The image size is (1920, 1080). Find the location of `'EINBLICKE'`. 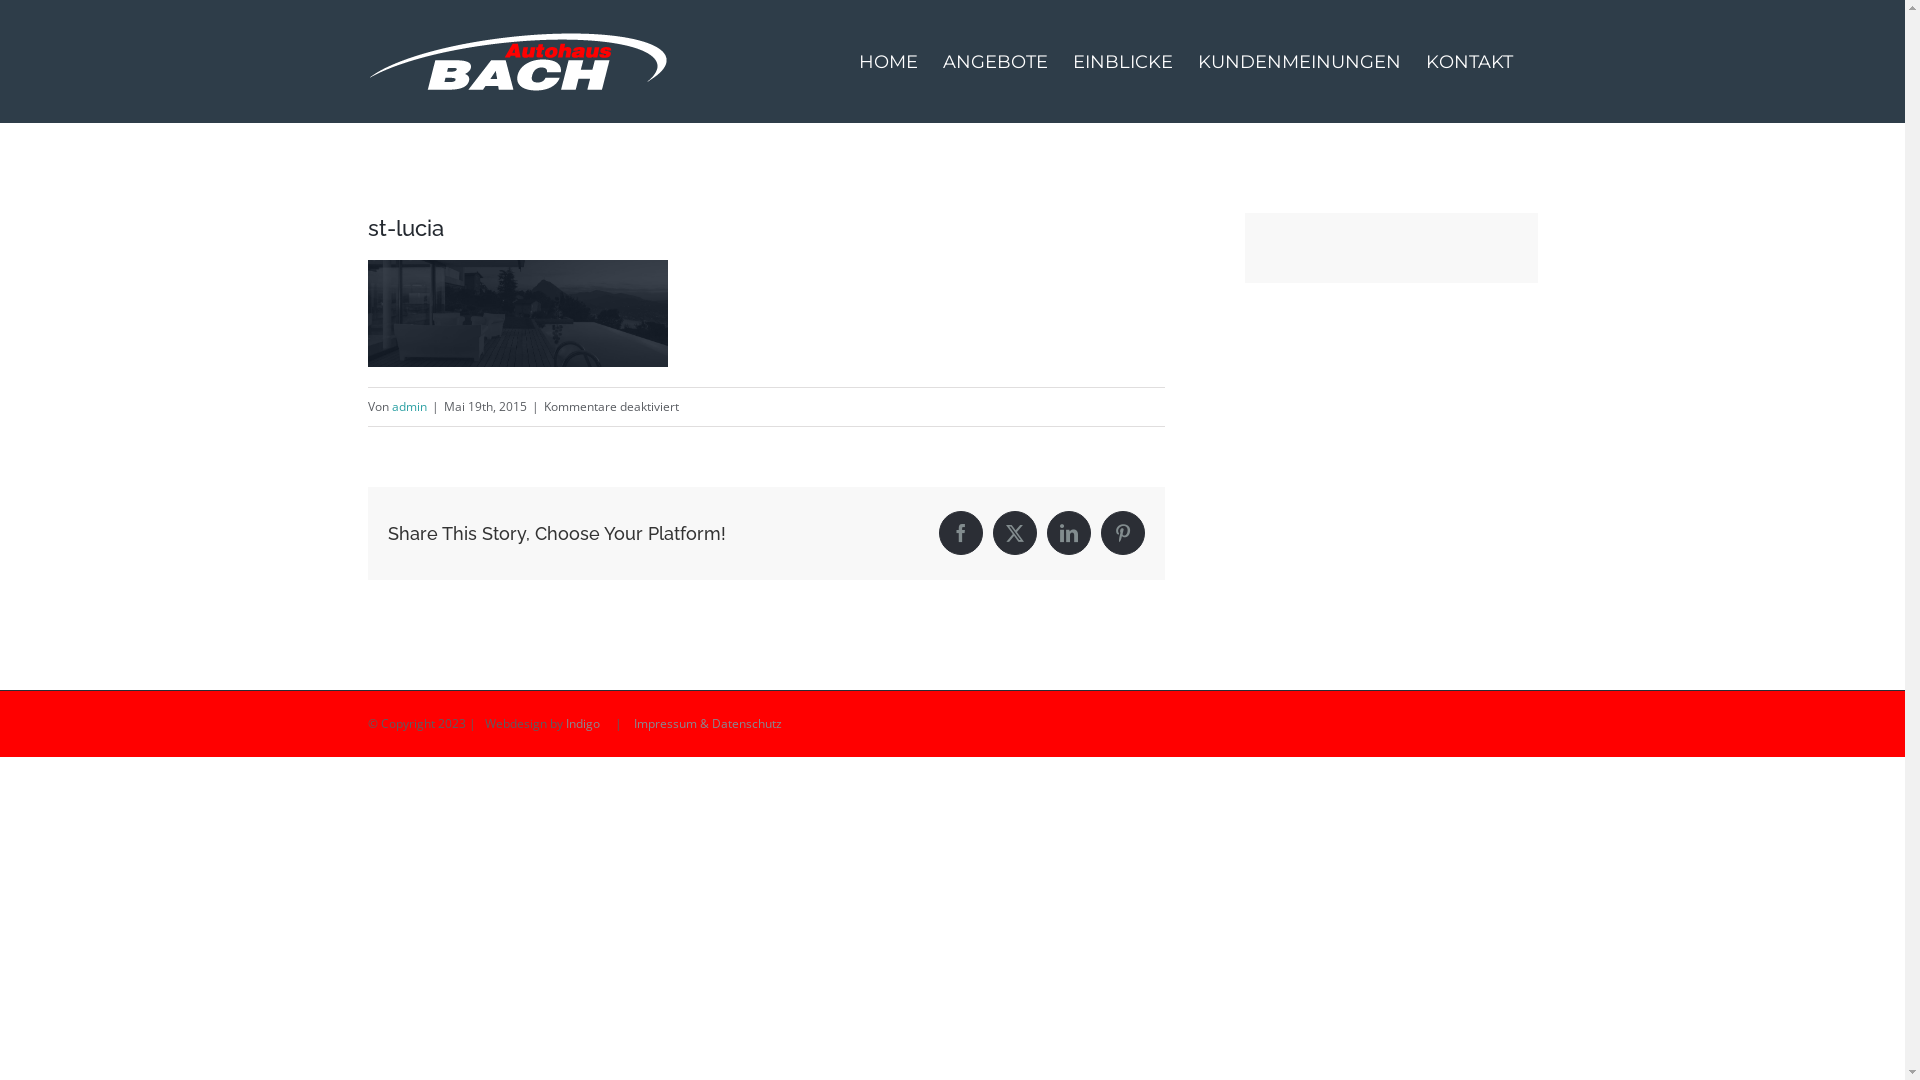

'EINBLICKE' is located at coordinates (1122, 59).